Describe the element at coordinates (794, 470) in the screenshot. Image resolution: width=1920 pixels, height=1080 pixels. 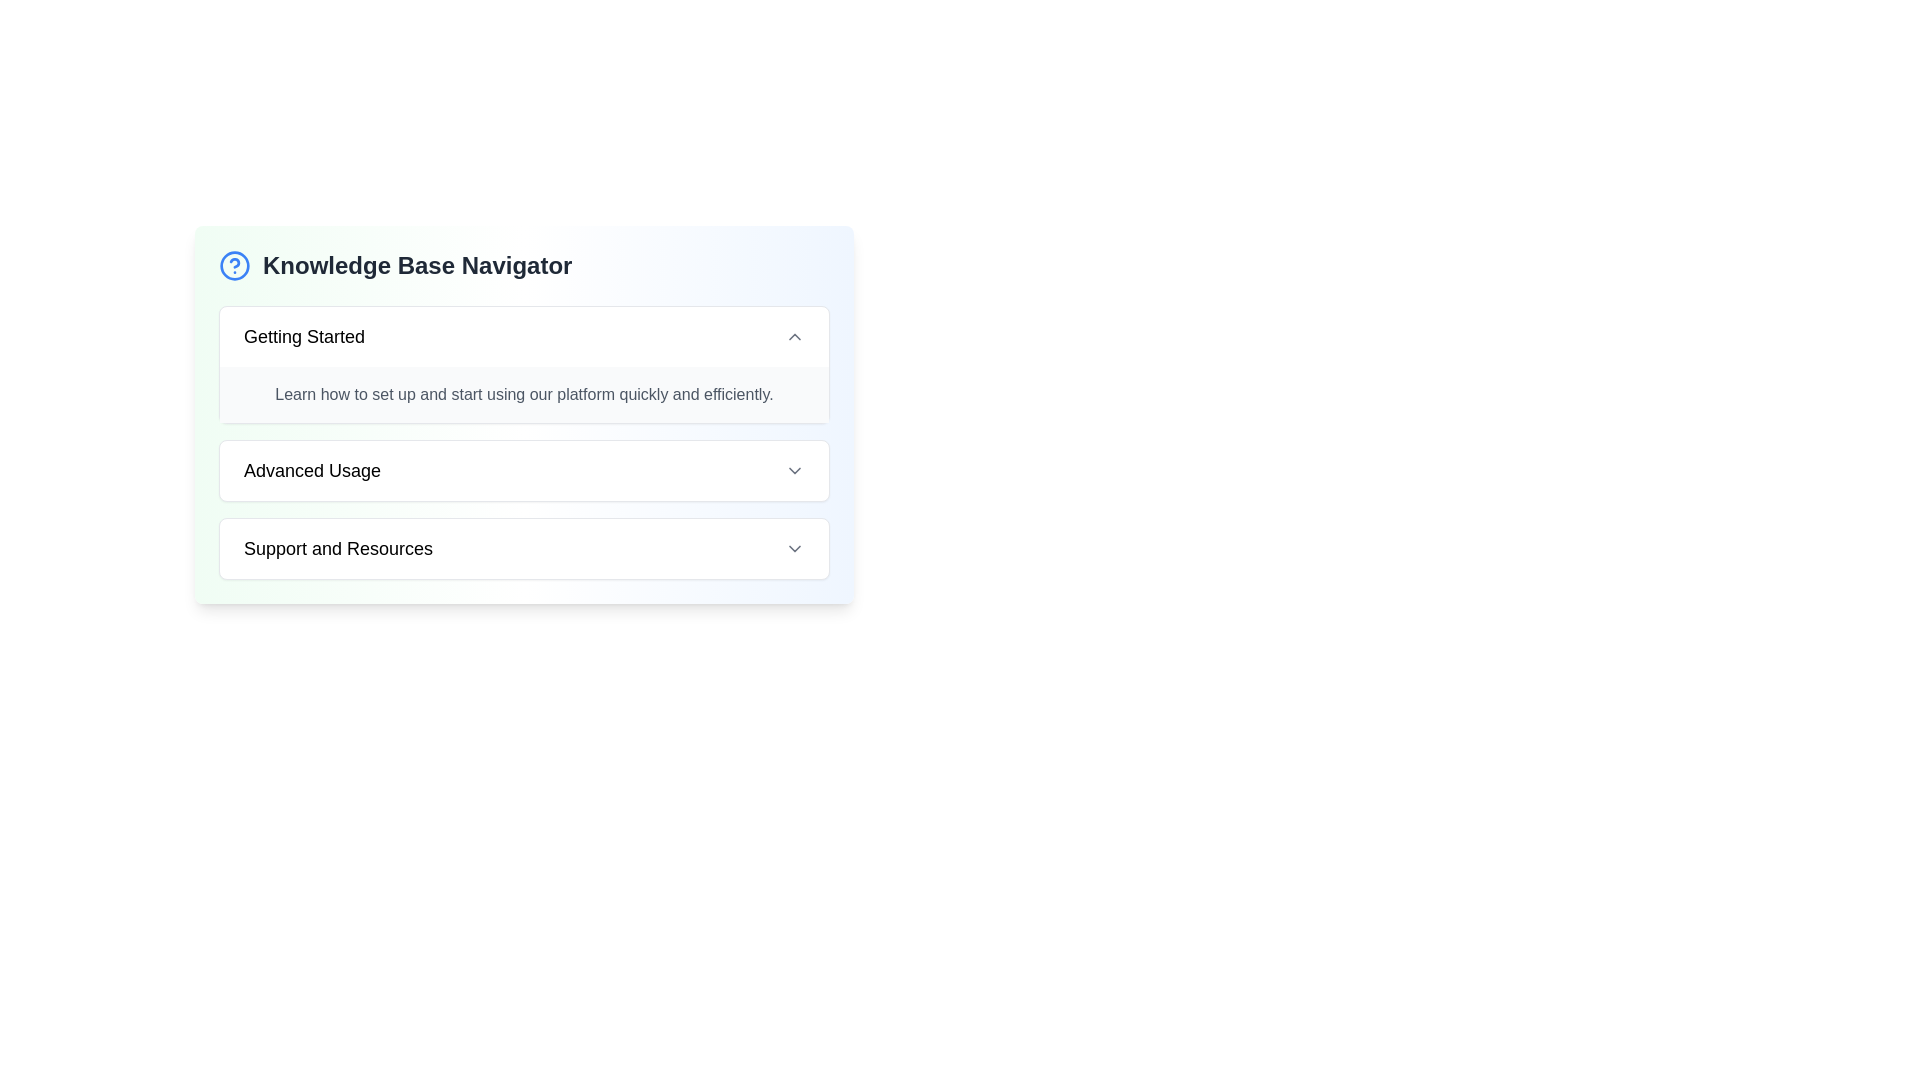
I see `the small gray downward-pointing chevron icon located to the right side of the 'Advanced Usage' text` at that location.